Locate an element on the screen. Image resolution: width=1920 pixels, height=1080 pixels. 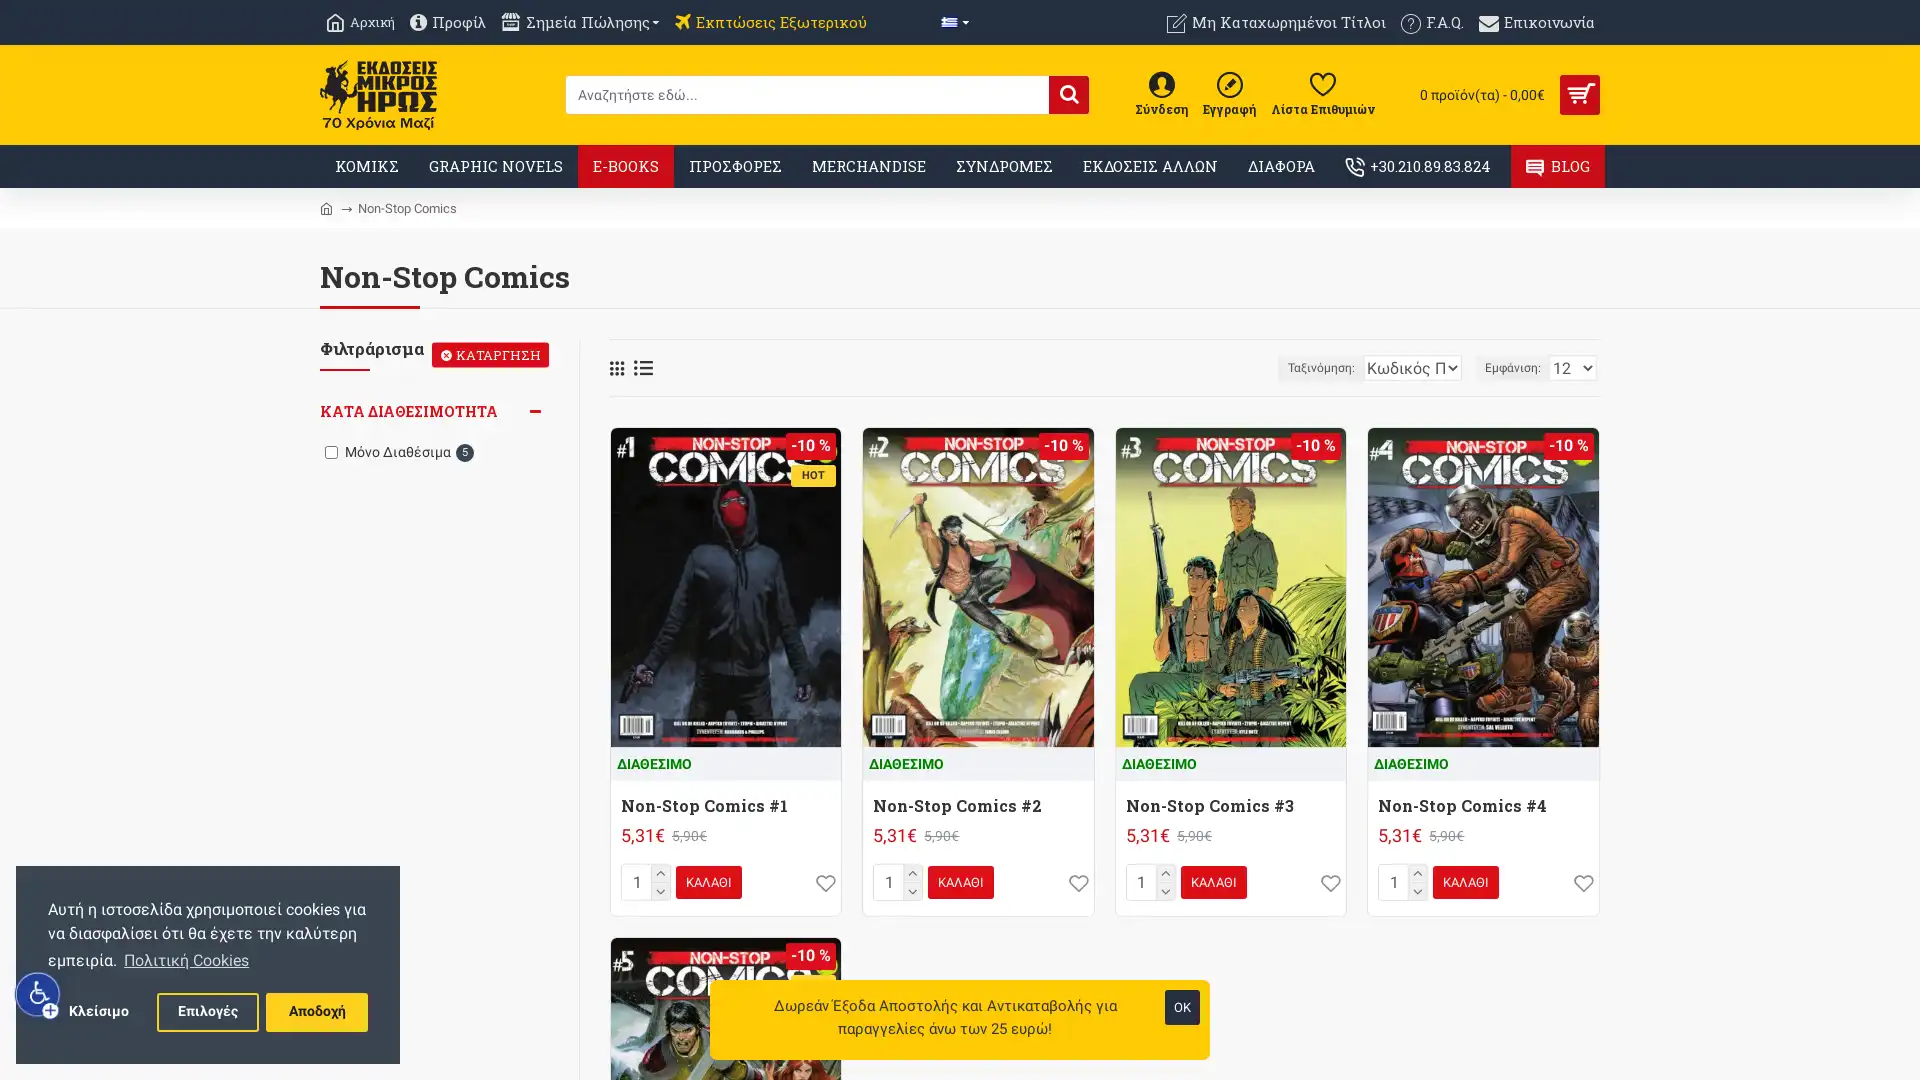
OK is located at coordinates (1182, 1007).